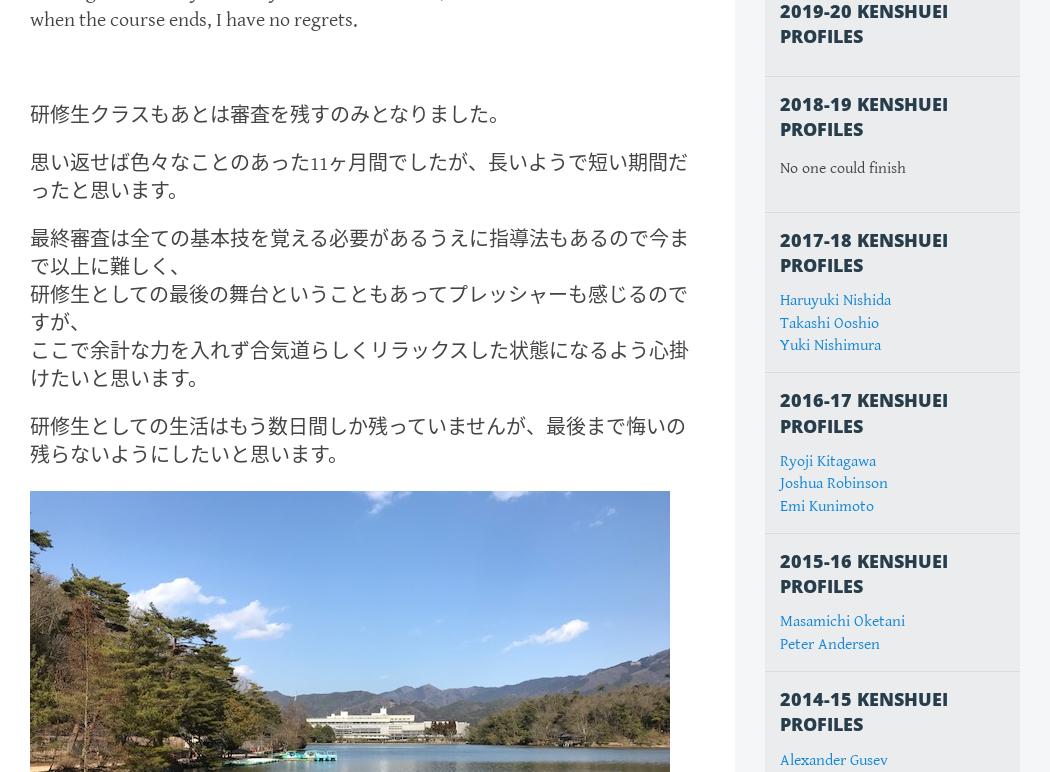 Image resolution: width=1050 pixels, height=772 pixels. I want to click on '2014-15 Kenshuei Profiles', so click(863, 711).